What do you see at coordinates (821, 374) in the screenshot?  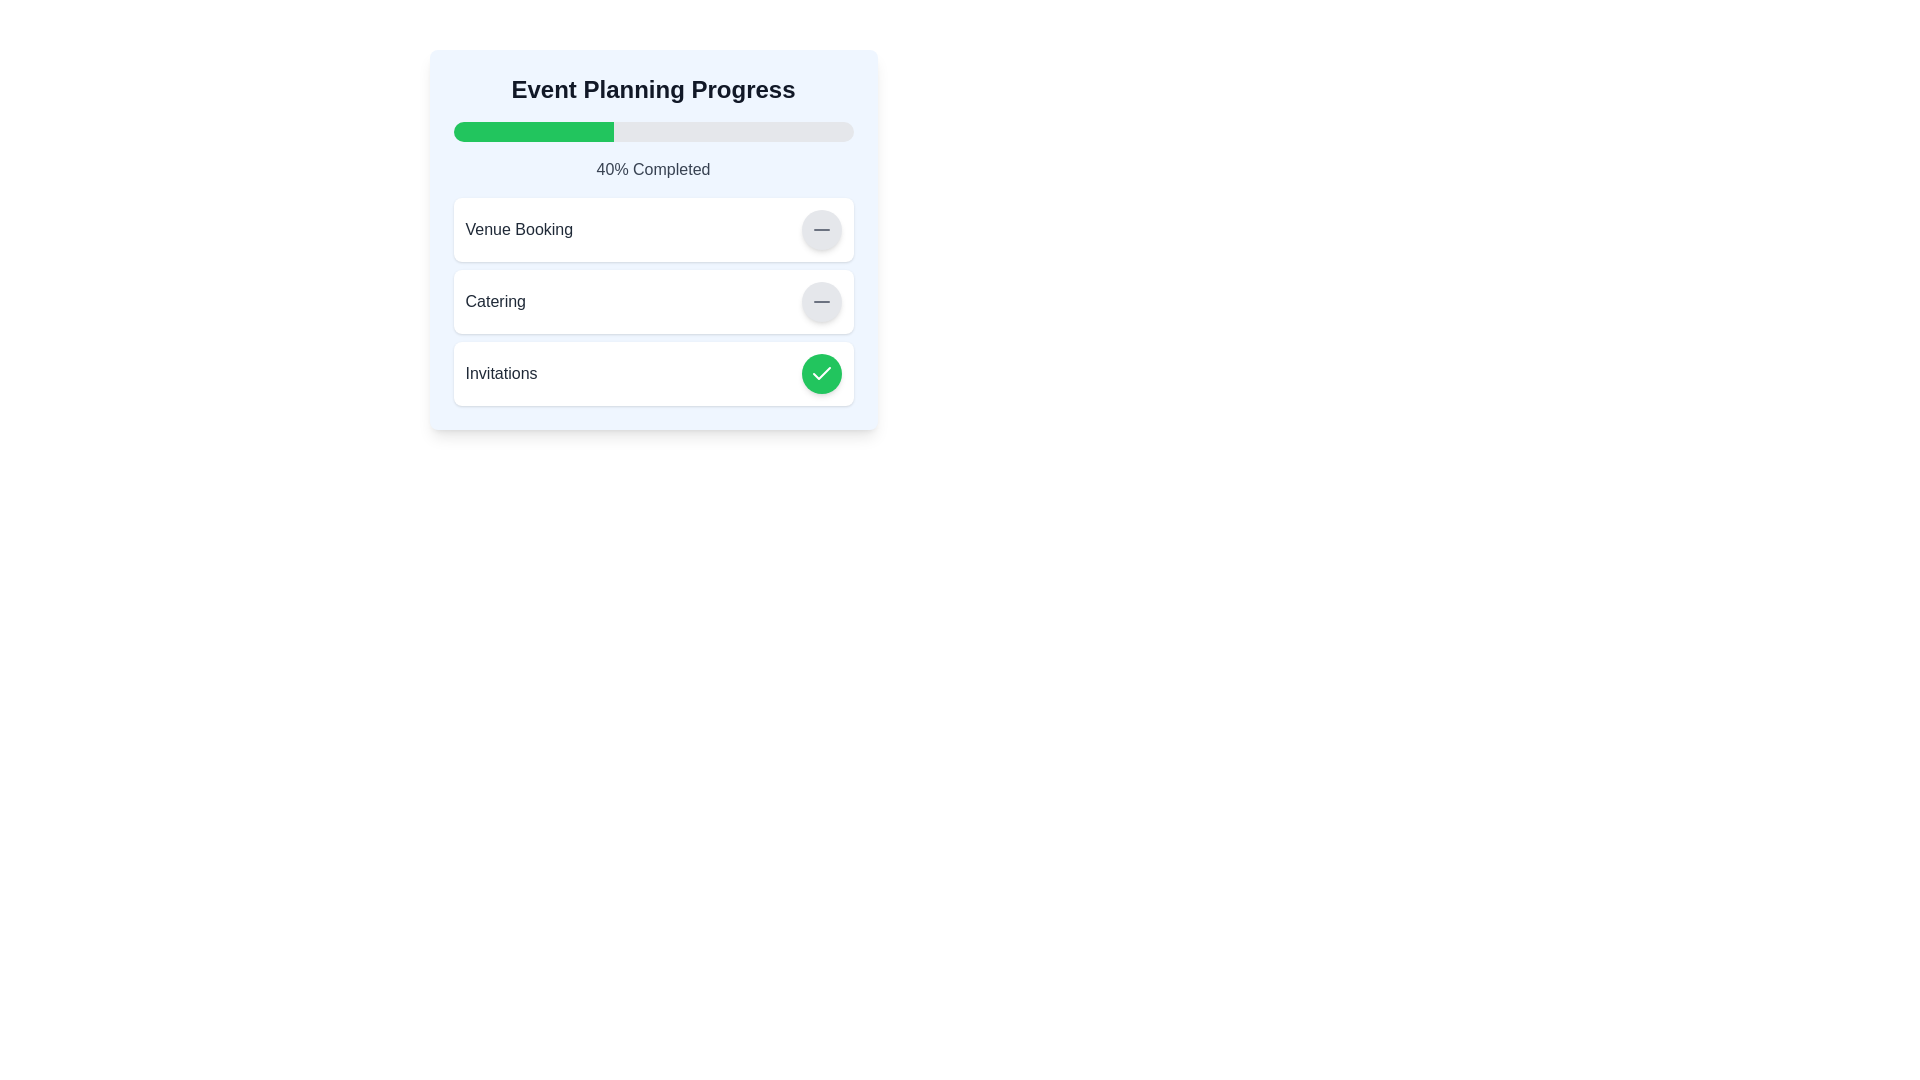 I see `the checkmark icon indicating that the task 'Invitations' has been completed, located on the far-right side of the third task row within a green circular area` at bounding box center [821, 374].